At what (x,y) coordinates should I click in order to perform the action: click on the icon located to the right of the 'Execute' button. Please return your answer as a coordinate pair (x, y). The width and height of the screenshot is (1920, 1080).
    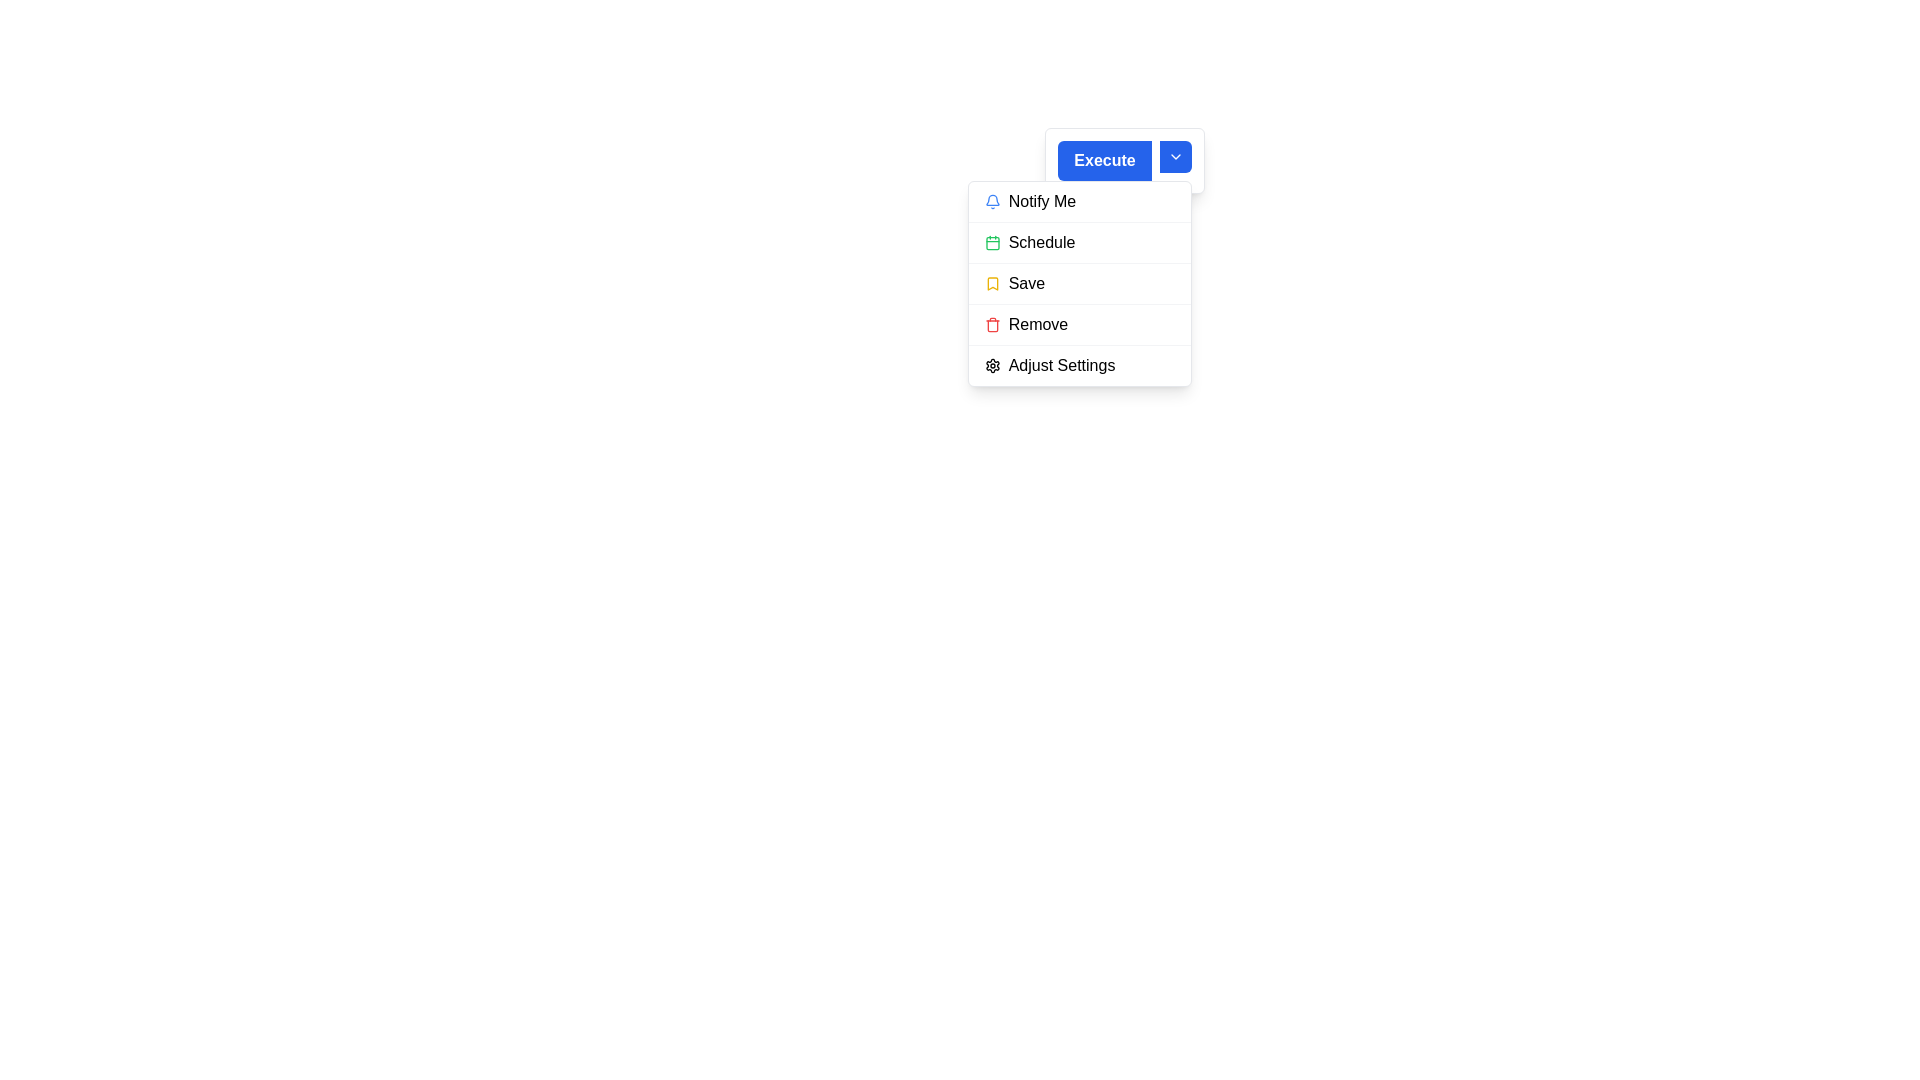
    Looking at the image, I should click on (1175, 156).